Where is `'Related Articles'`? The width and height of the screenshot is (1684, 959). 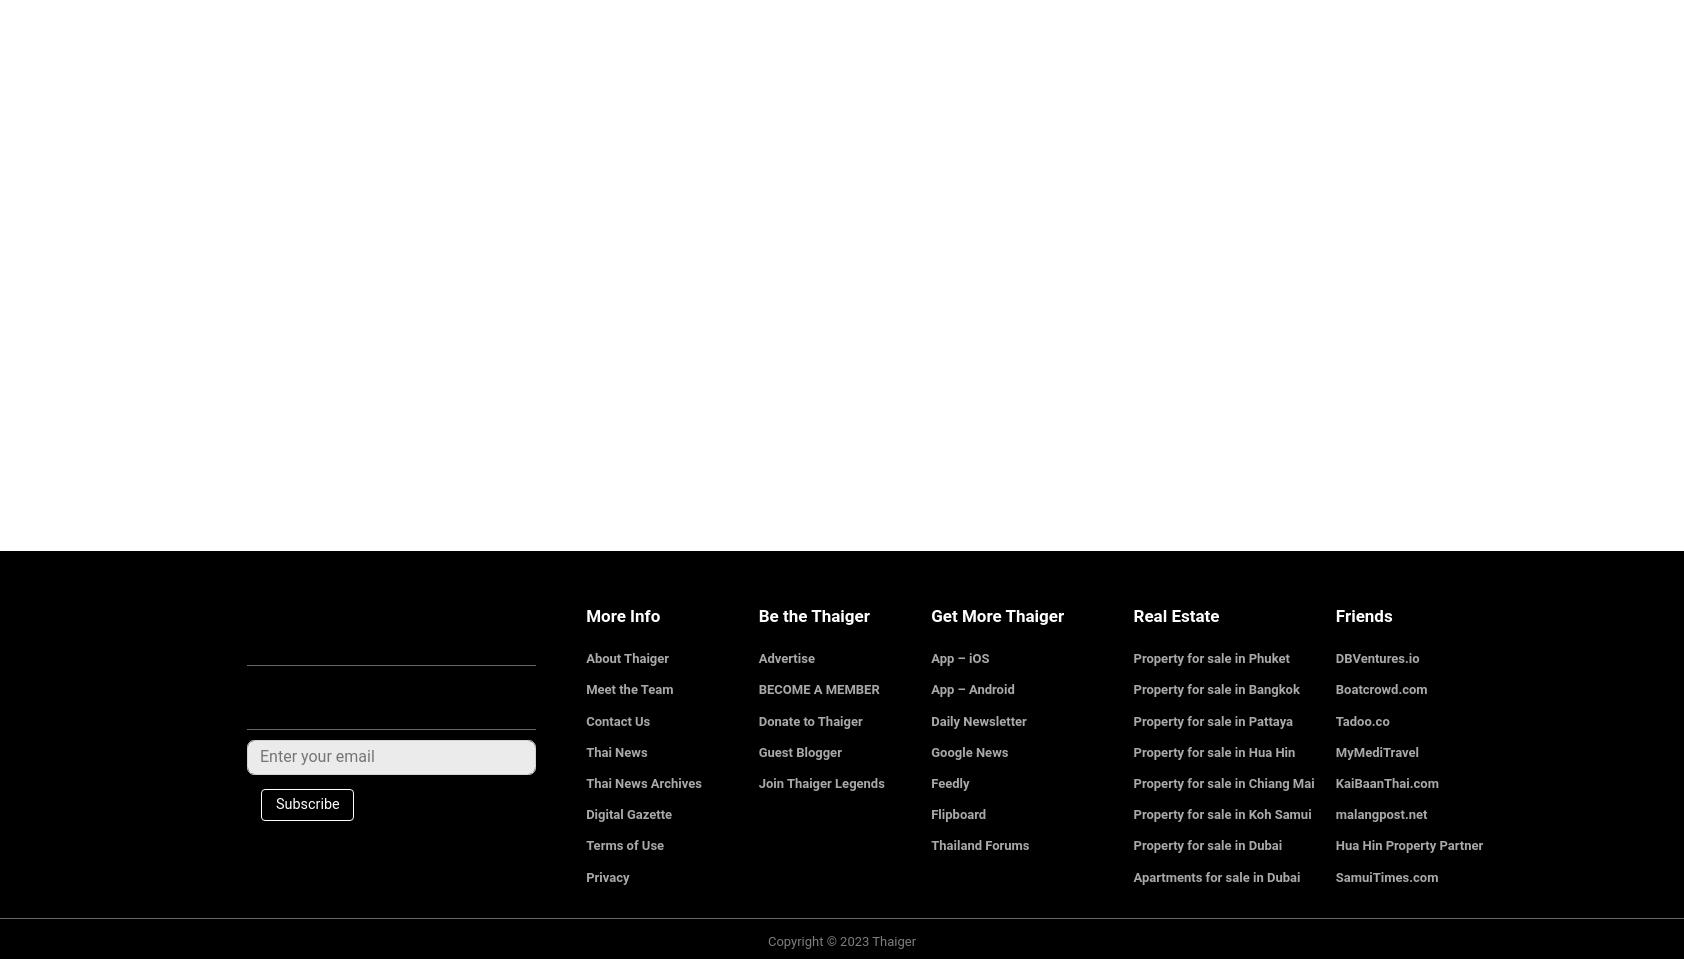 'Related Articles' is located at coordinates (311, 24).